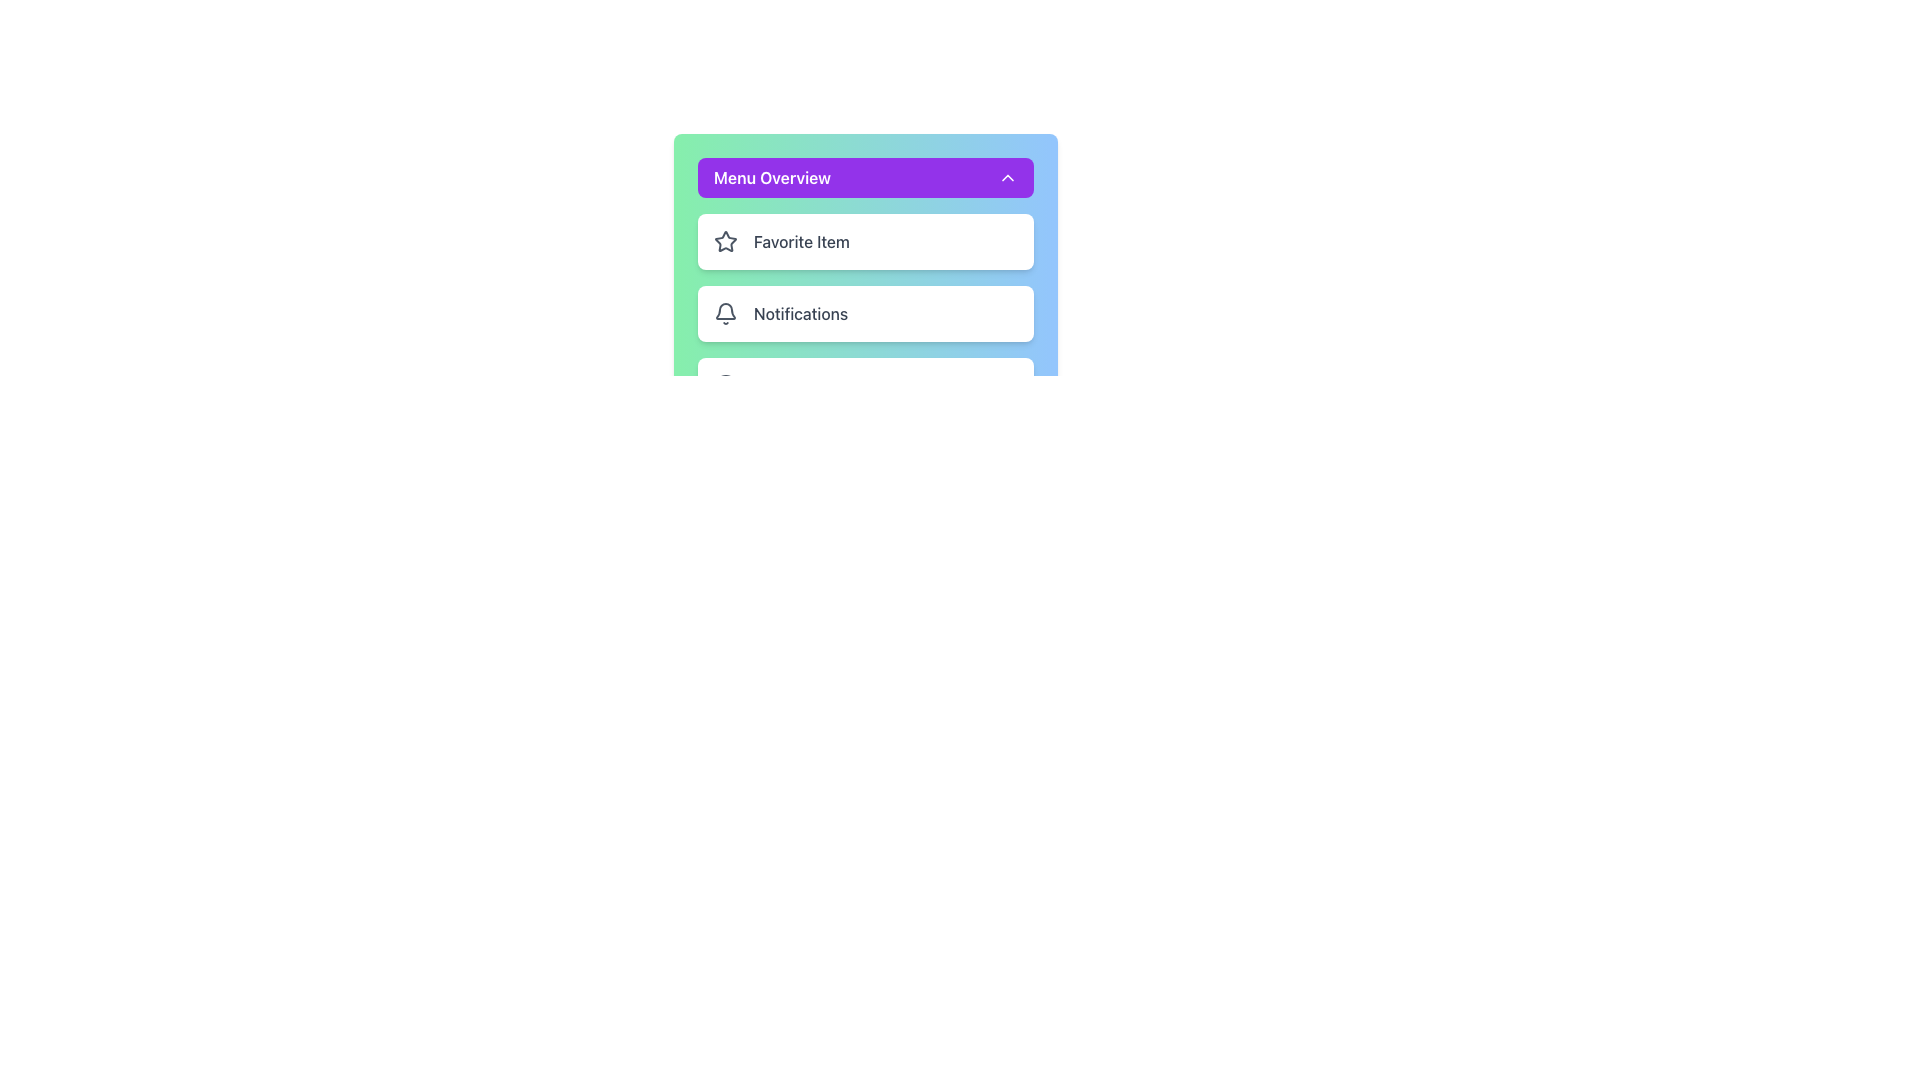 The width and height of the screenshot is (1920, 1080). I want to click on the Text label that serves to represent an item or option within the menu, located in the first card under the 'Menu Overview' header, to the right of a star-shaped icon, so click(801, 241).